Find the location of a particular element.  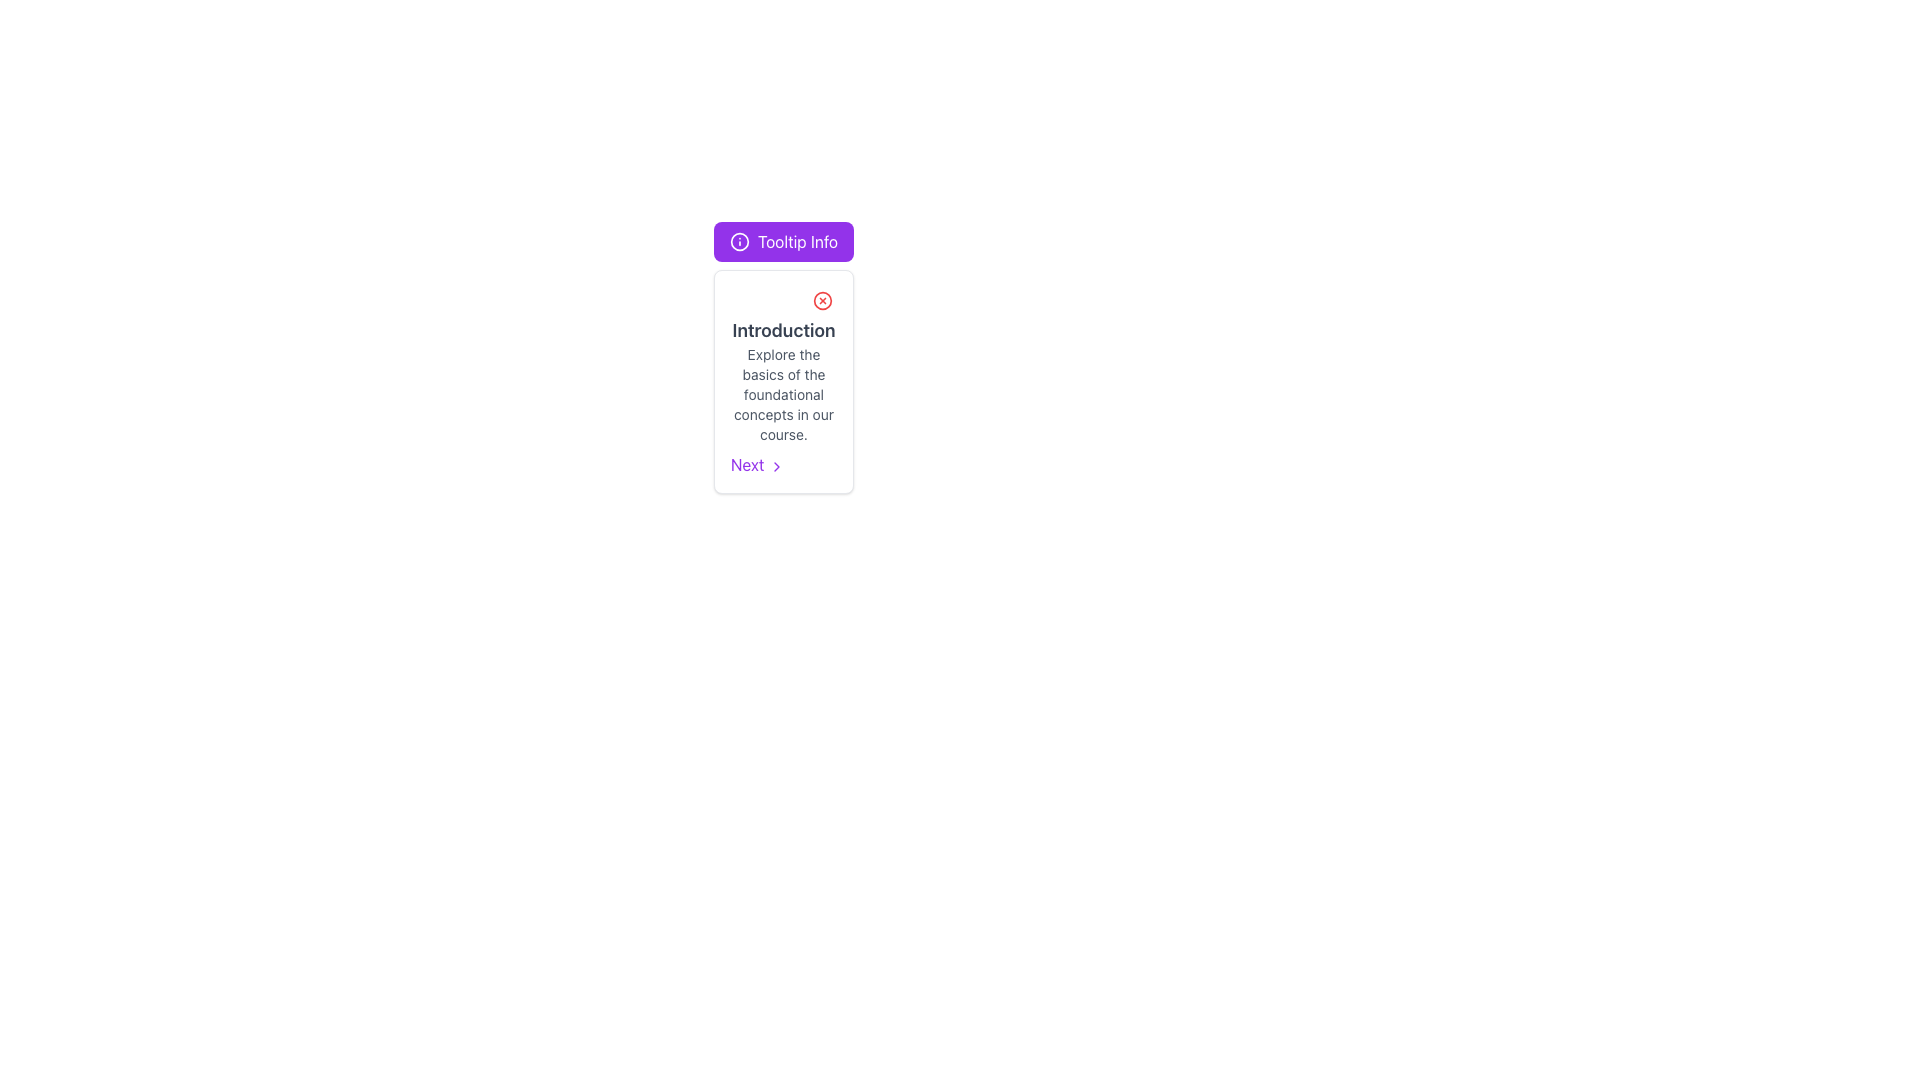

the informational text block located in the tooltip-like component, positioned centrally above the 'Next' button and below the icon-based header is located at coordinates (782, 381).